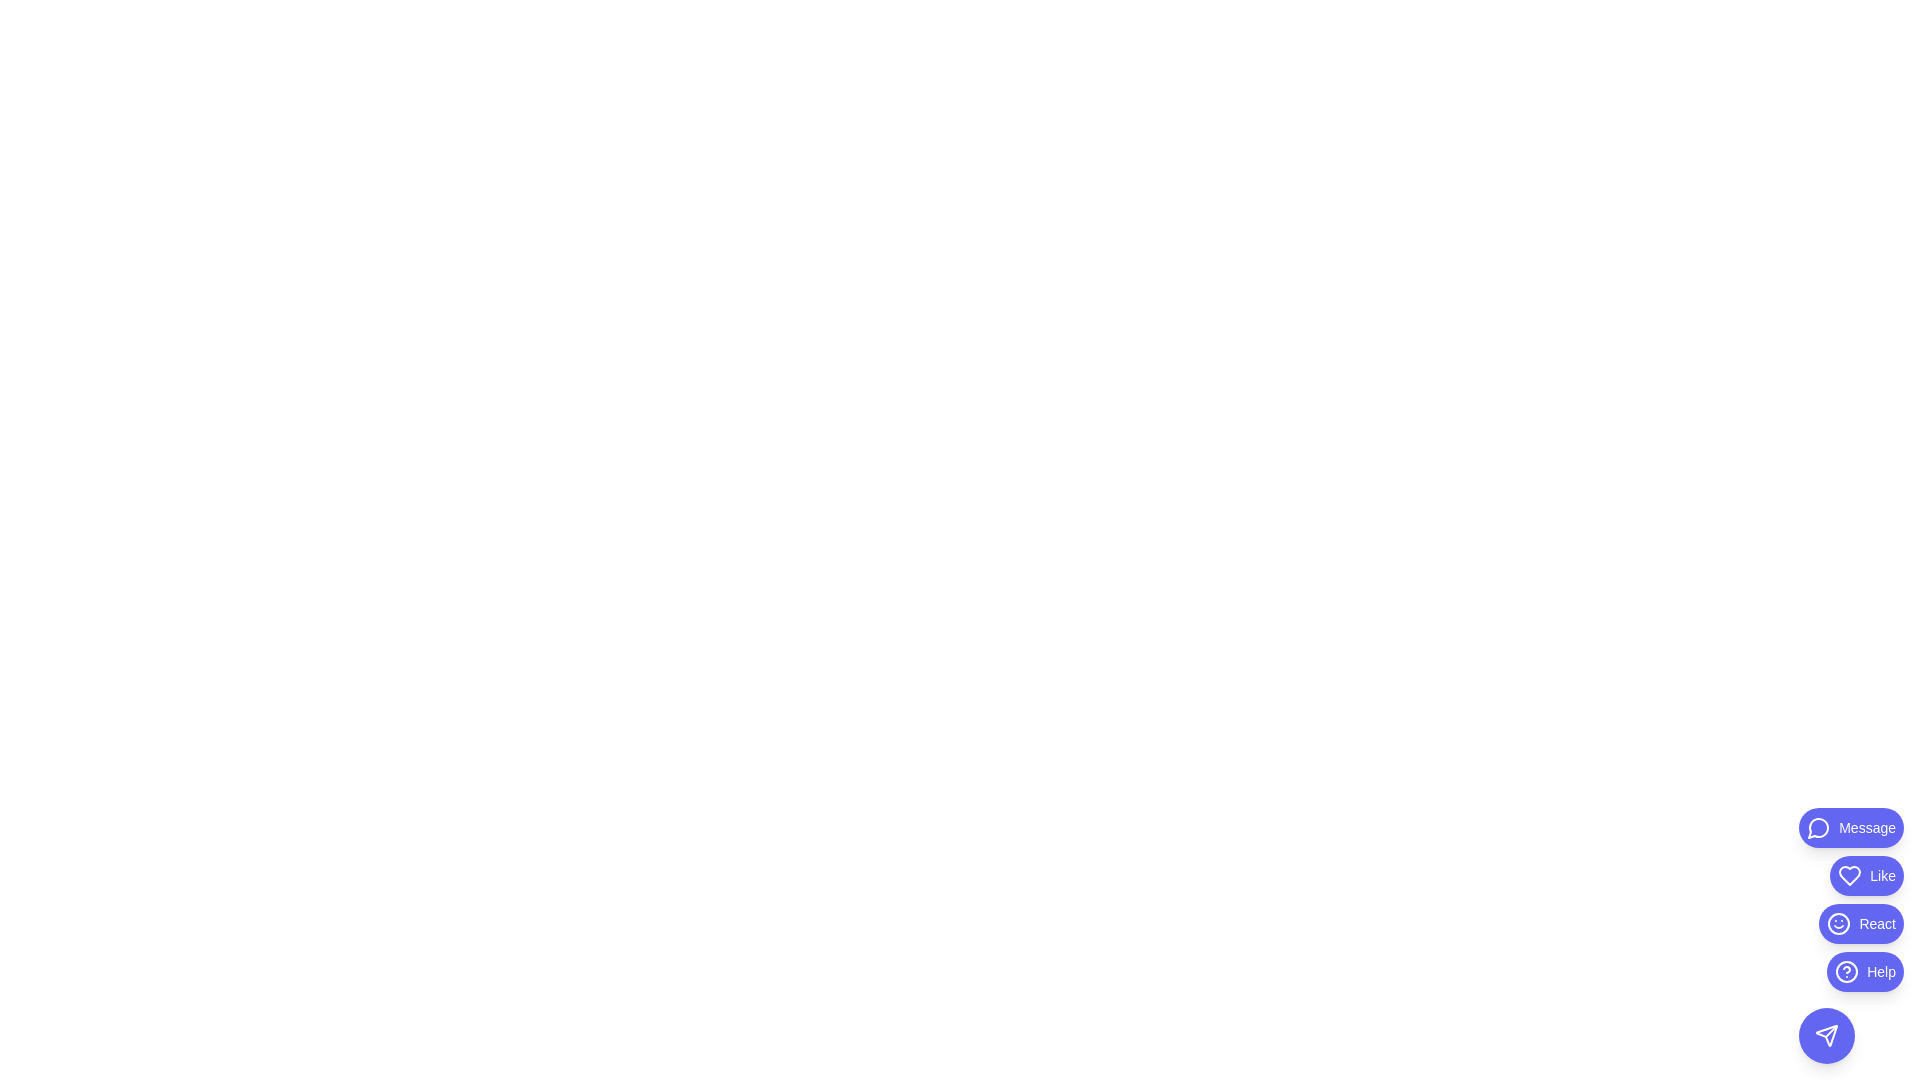 This screenshot has width=1920, height=1080. I want to click on the React button, so click(1860, 924).